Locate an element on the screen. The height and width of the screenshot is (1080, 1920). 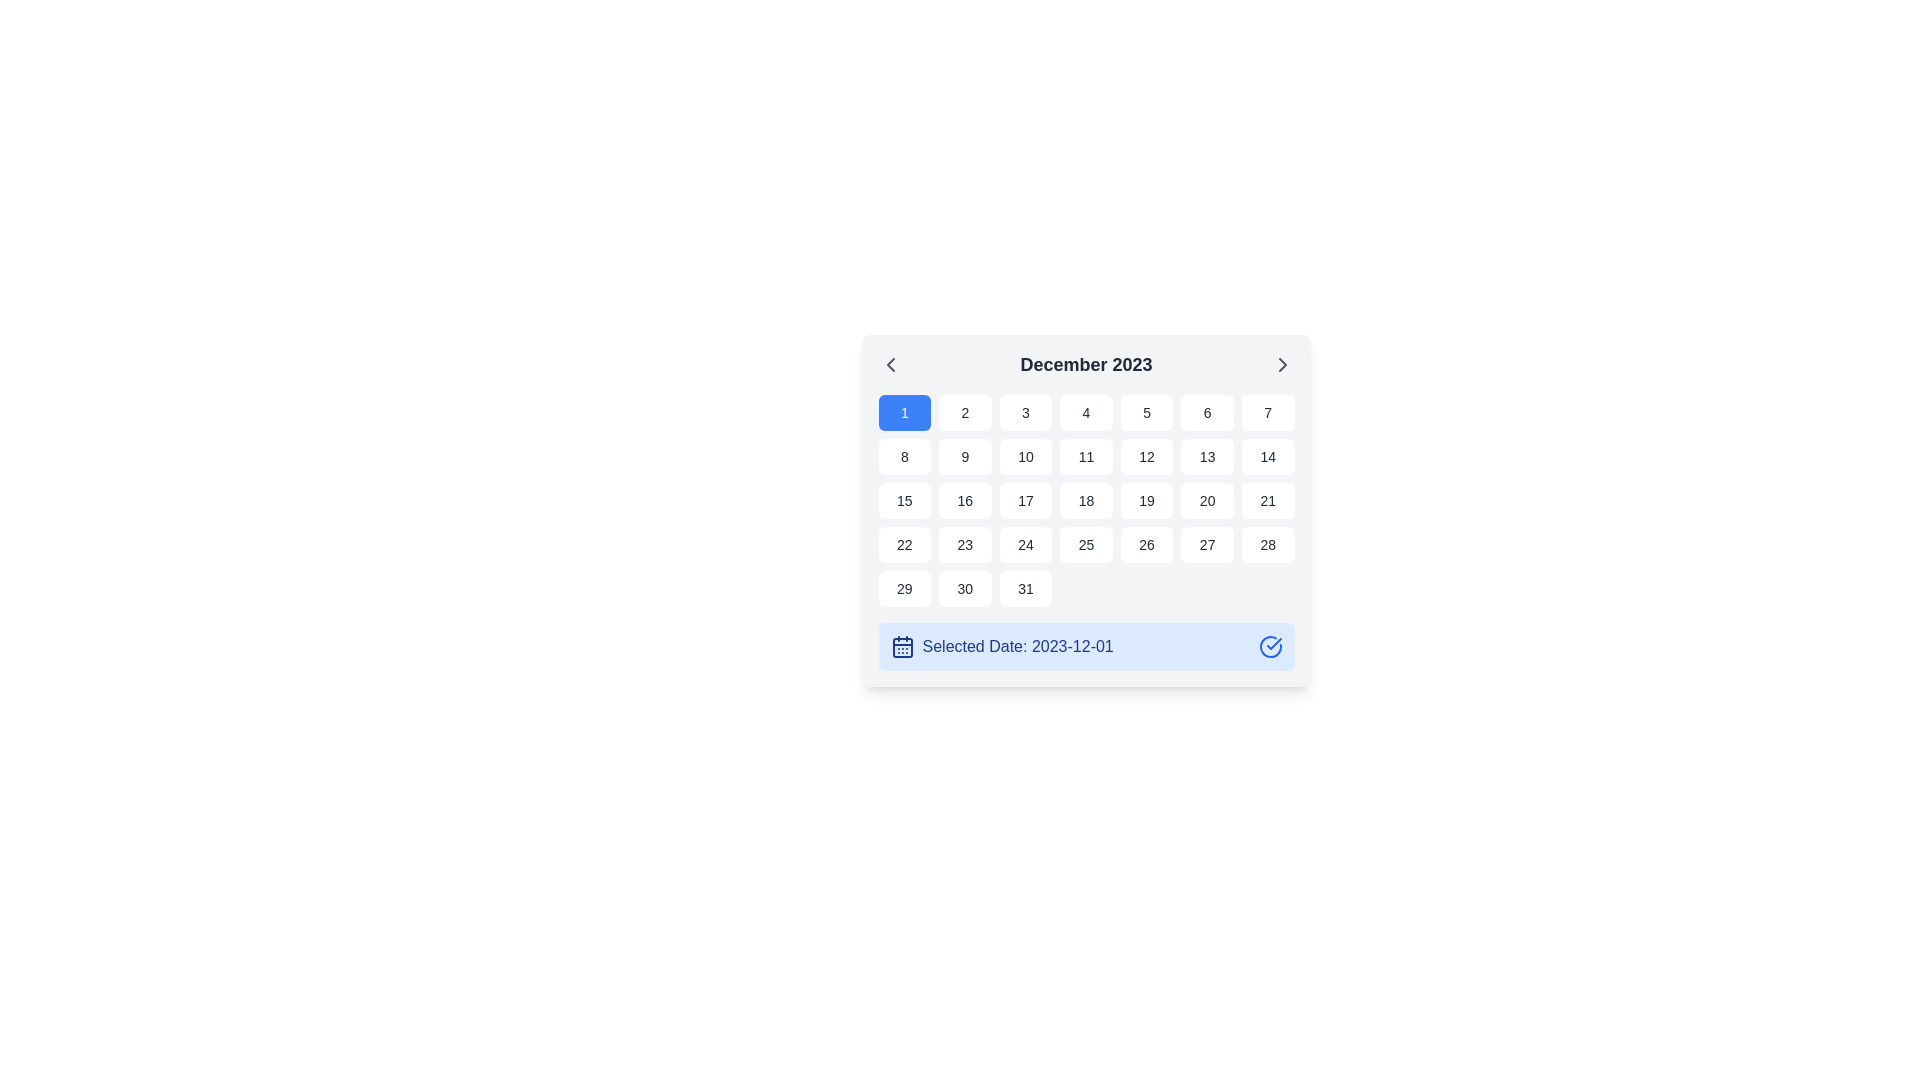
the right-pointing chevron icon in the calendar header is located at coordinates (1282, 365).